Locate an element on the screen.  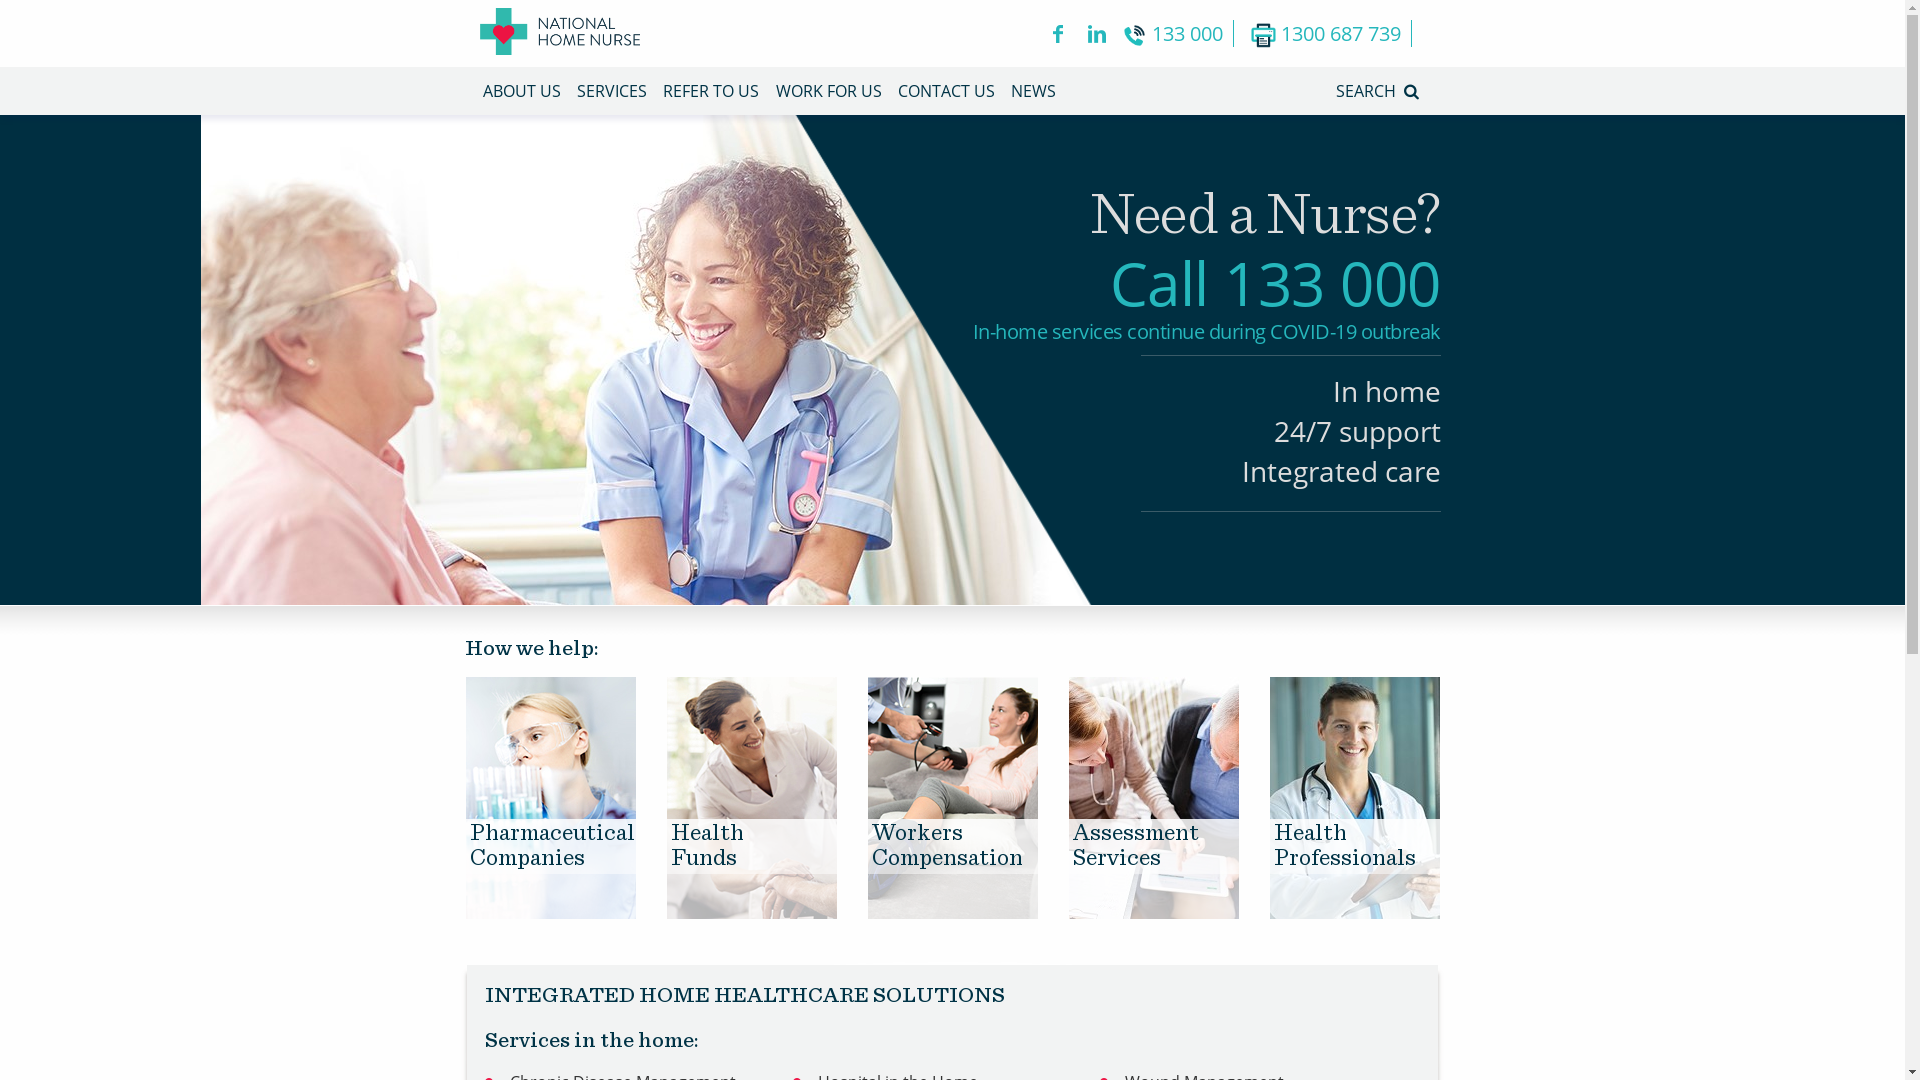
'SERVICES' is located at coordinates (610, 91).